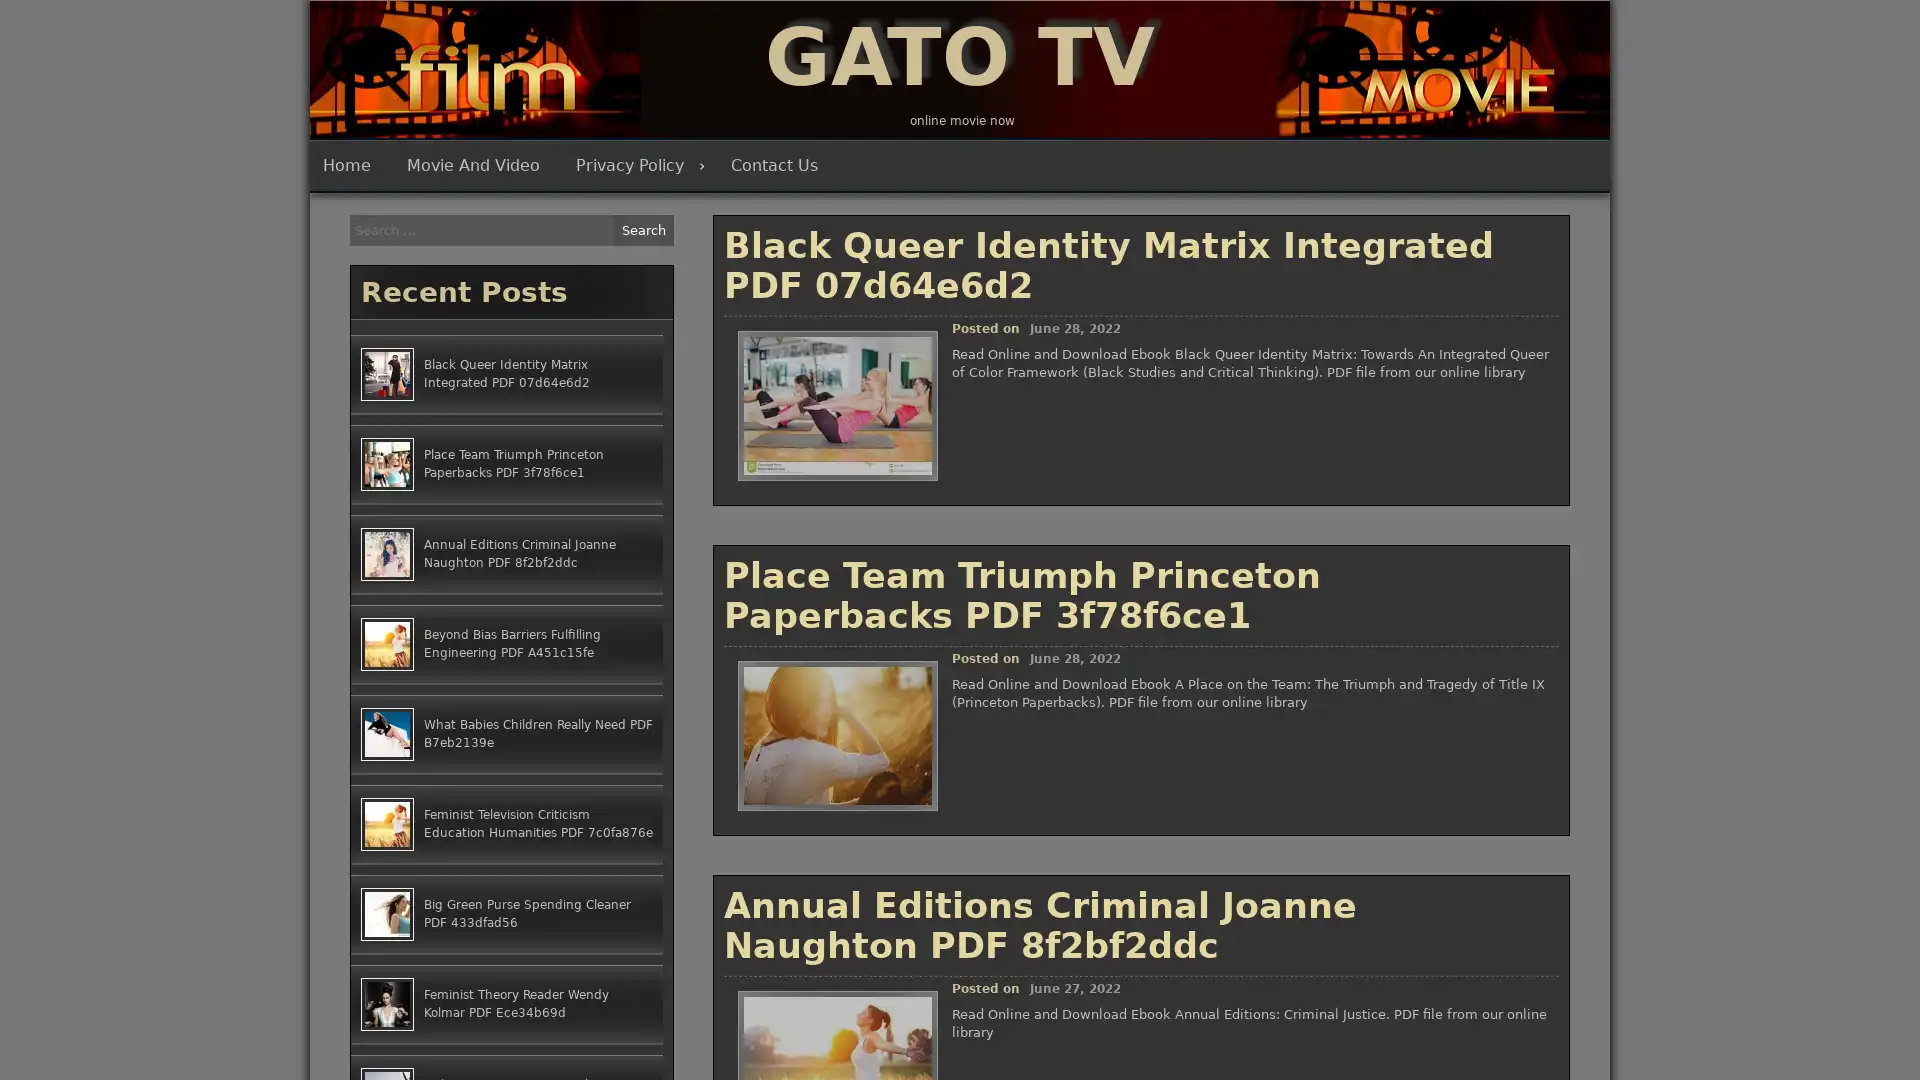 This screenshot has height=1080, width=1920. I want to click on Search, so click(643, 229).